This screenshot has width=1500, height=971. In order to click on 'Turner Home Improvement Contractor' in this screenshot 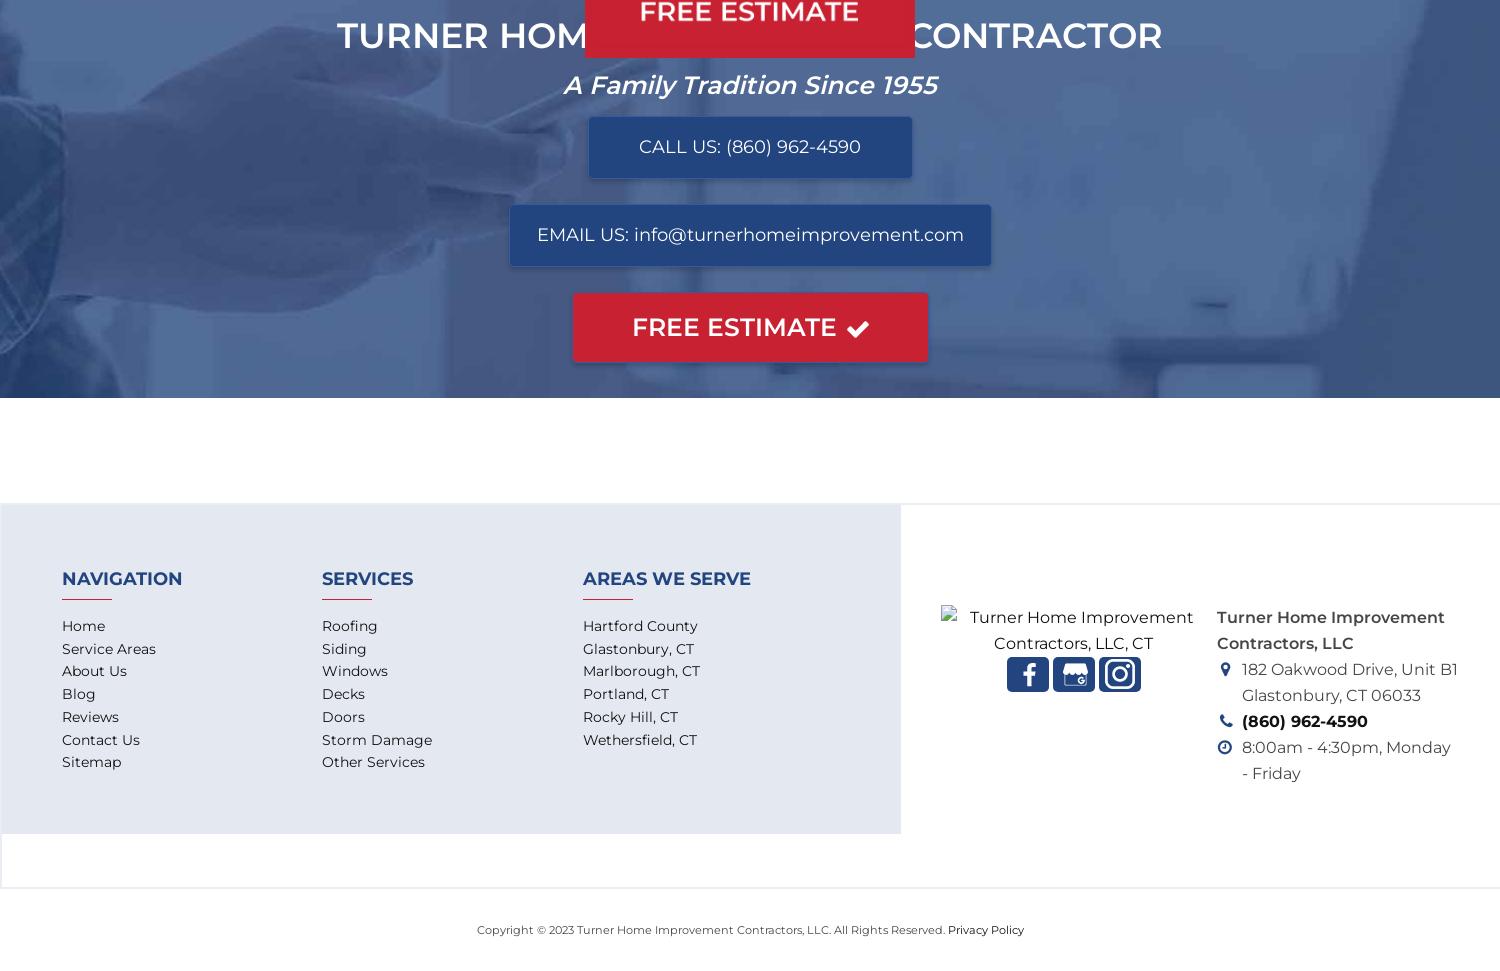, I will do `click(336, 35)`.